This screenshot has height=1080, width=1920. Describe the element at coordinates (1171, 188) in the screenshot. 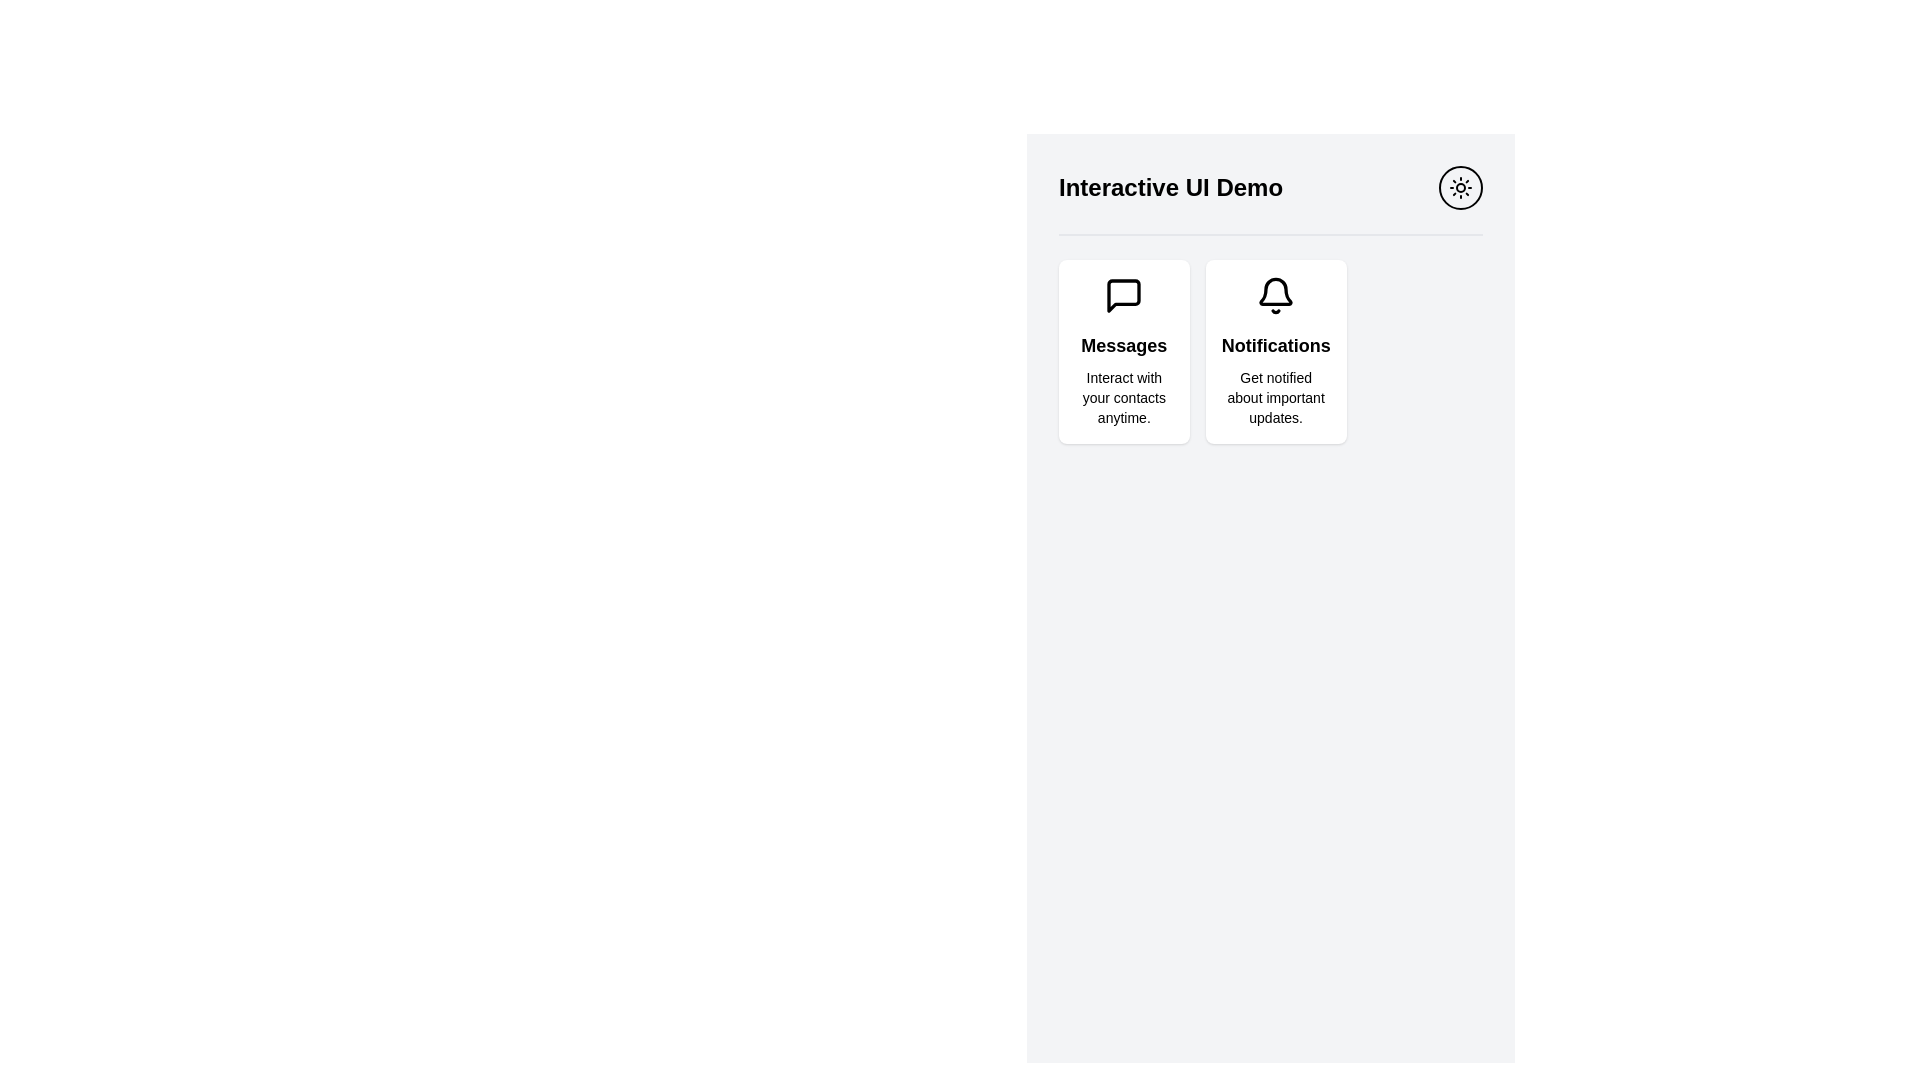

I see `the bold text header reading 'Interactive UI Demo' for reading` at that location.